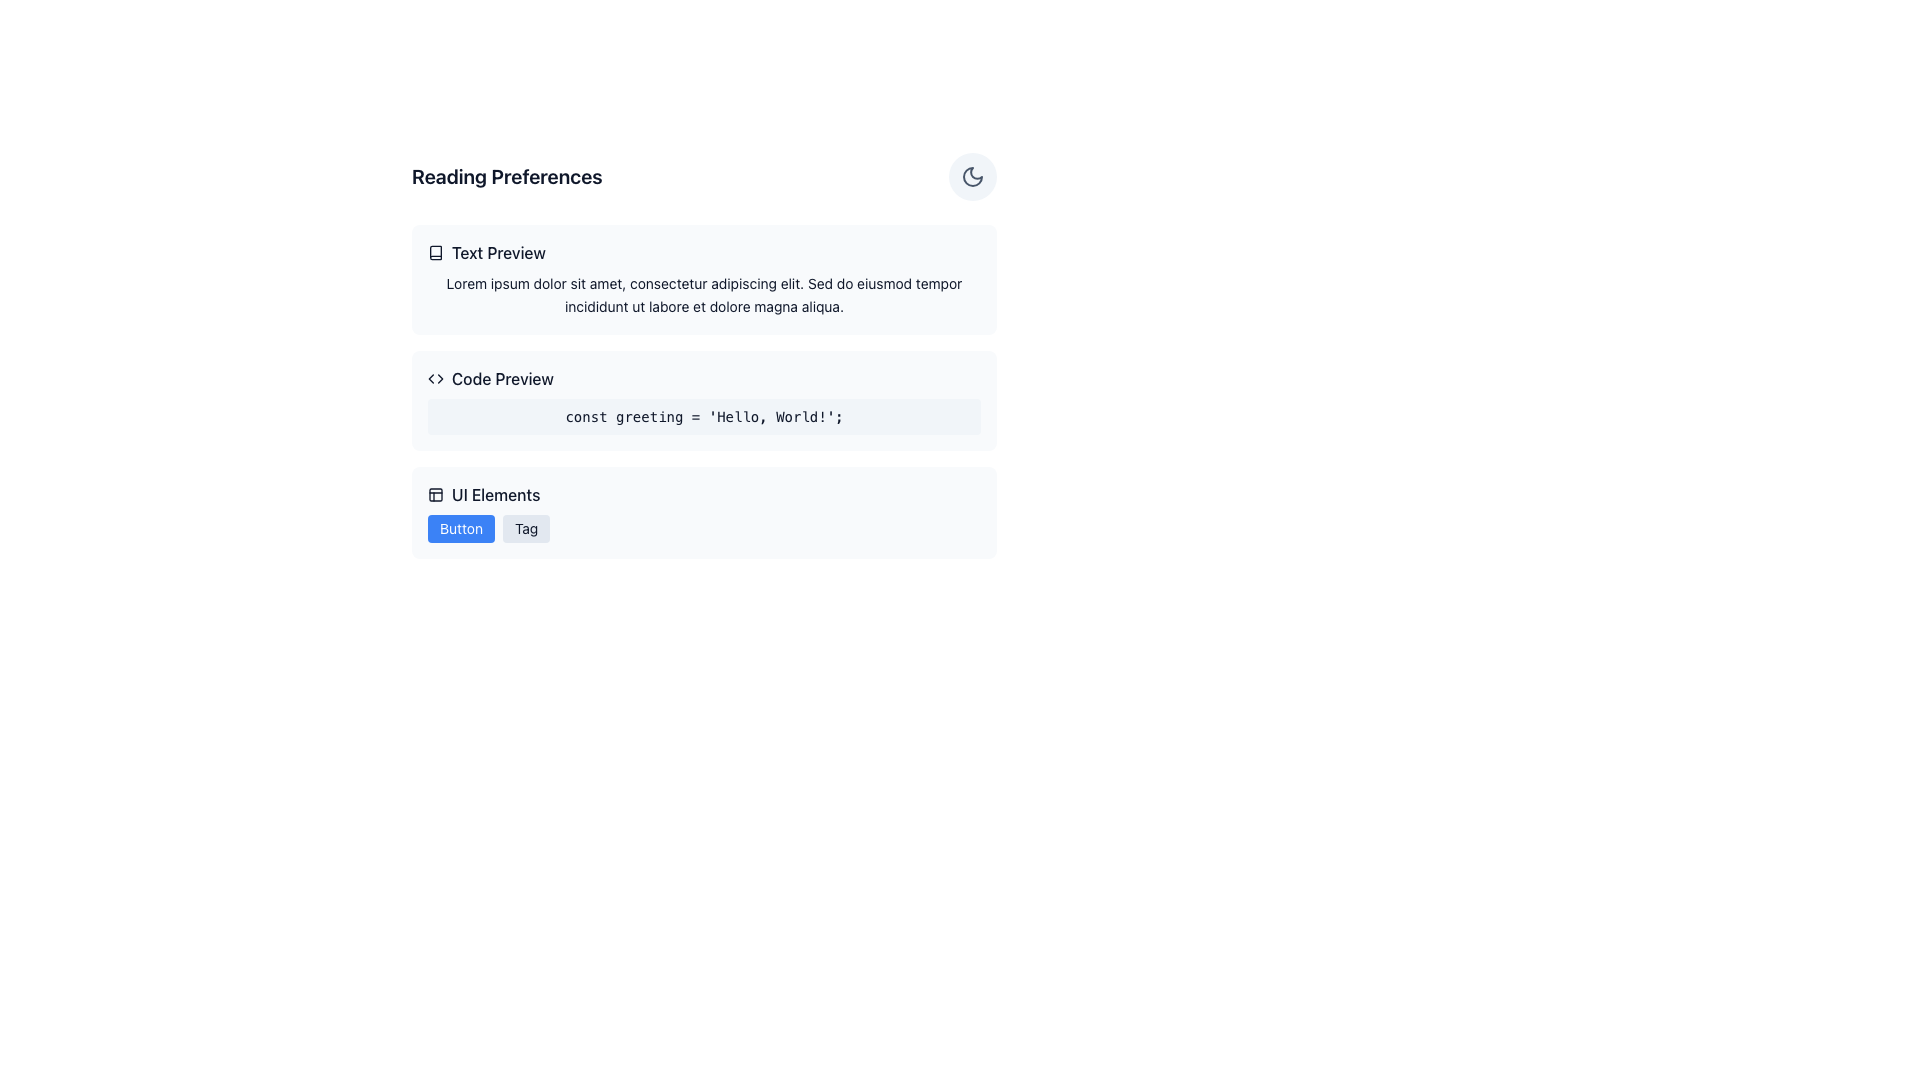  Describe the element at coordinates (460, 527) in the screenshot. I see `the general-purpose button located in the bottom-right corner of the 'UI Elements' panel to observe styling changes` at that location.